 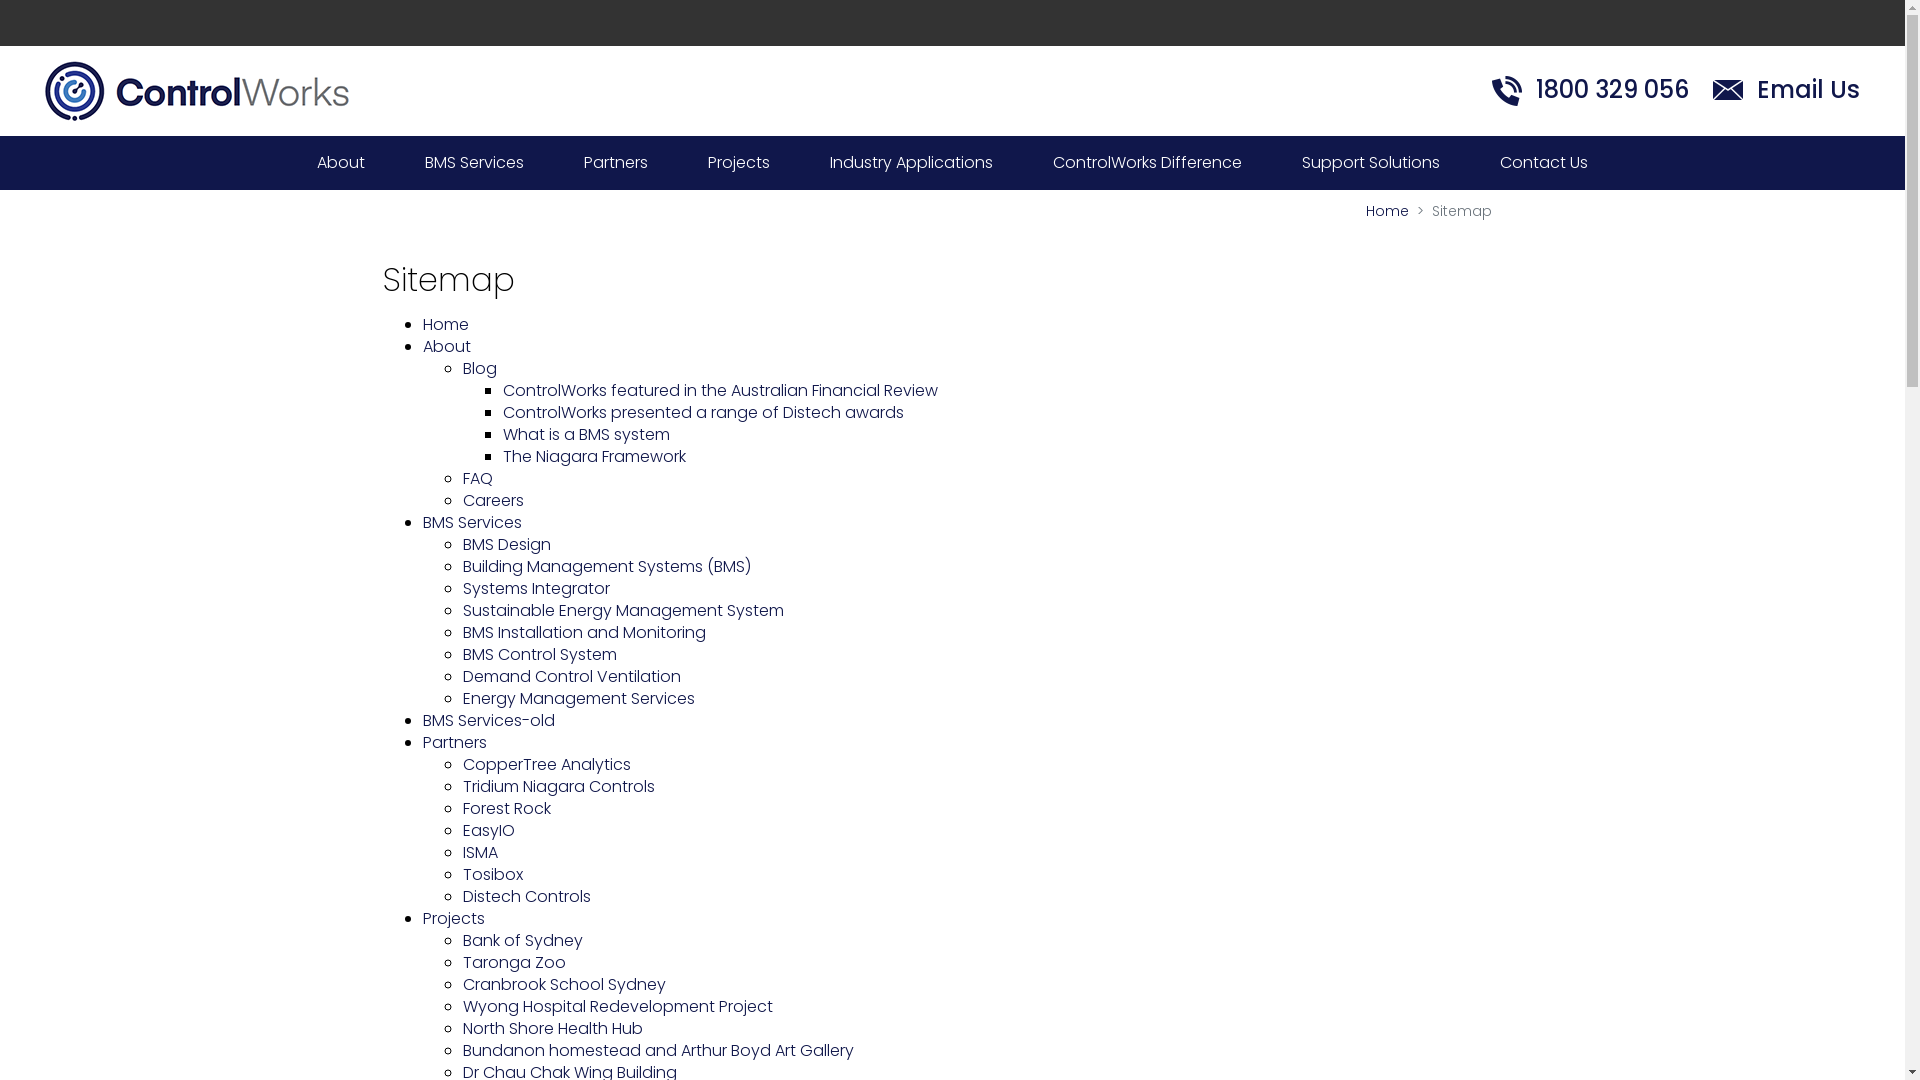 What do you see at coordinates (421, 521) in the screenshot?
I see `'BMS Services'` at bounding box center [421, 521].